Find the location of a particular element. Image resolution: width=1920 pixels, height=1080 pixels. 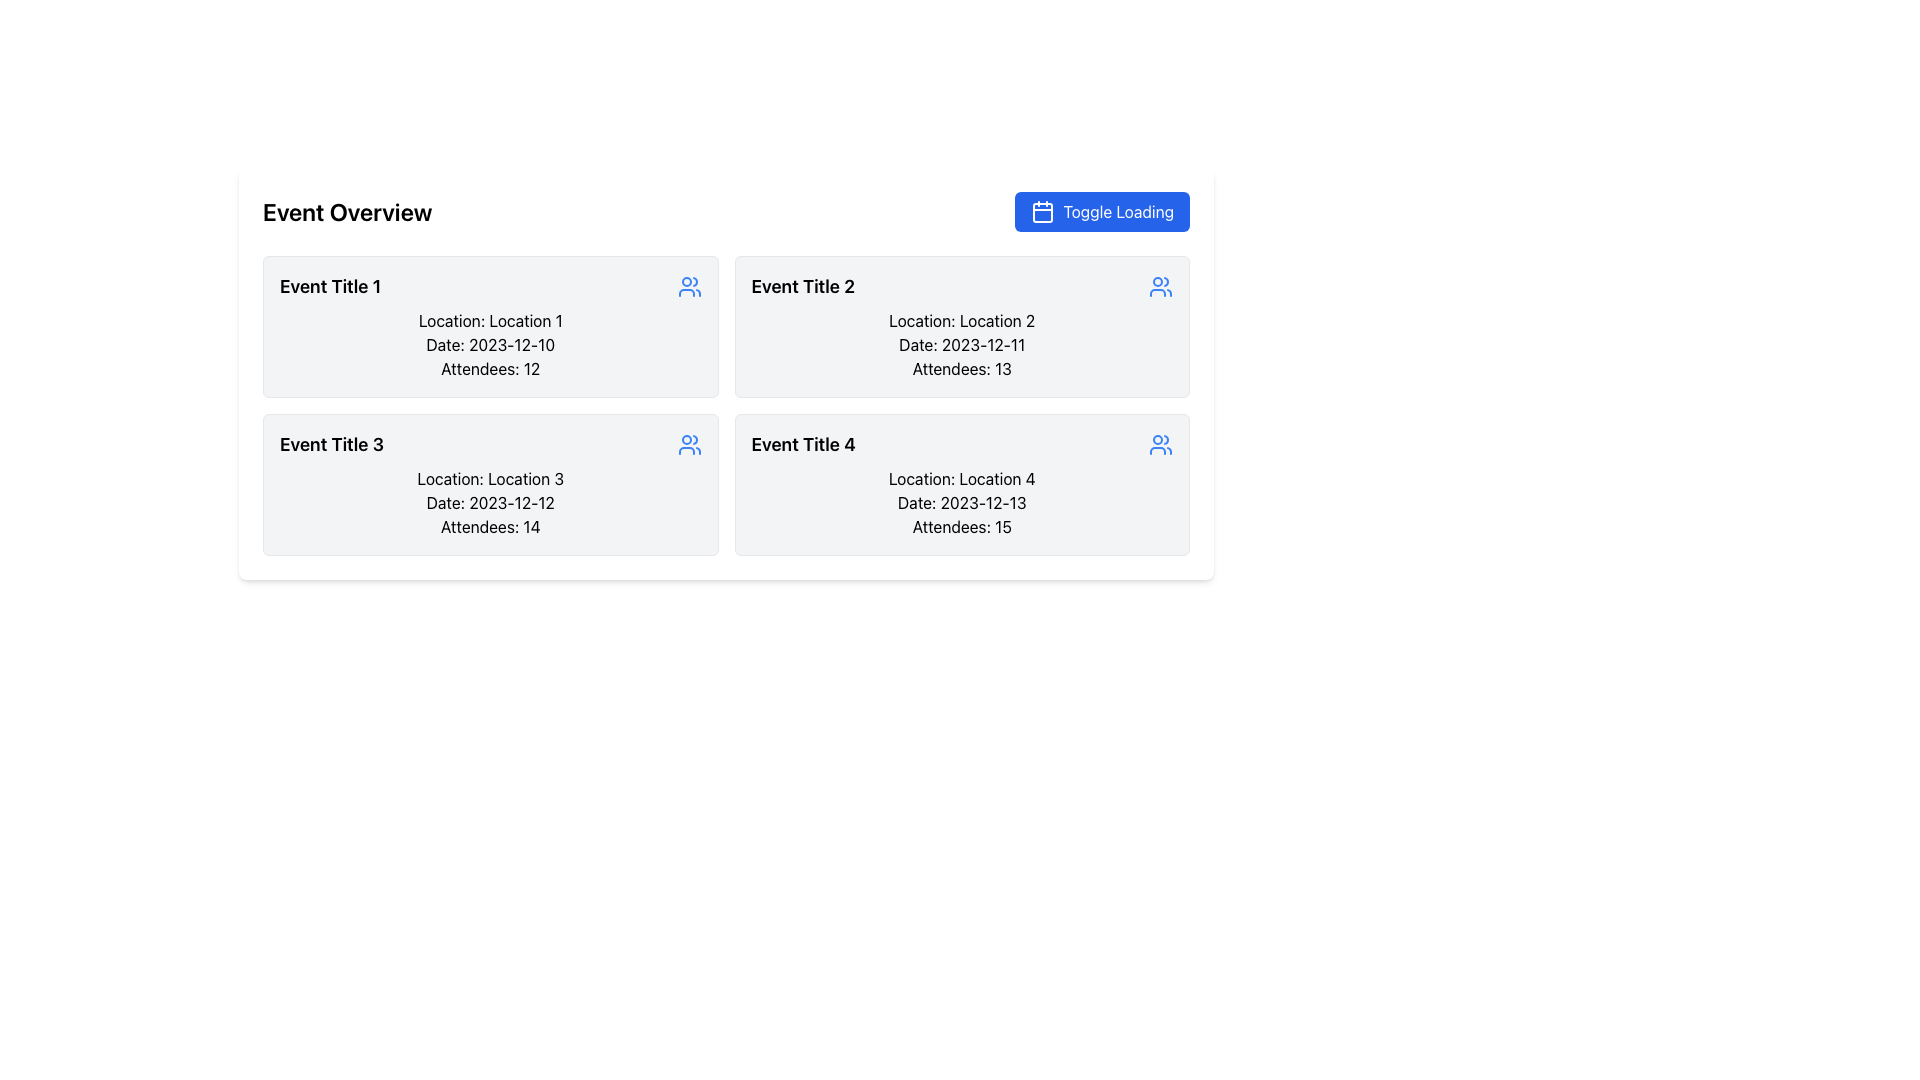

the second information card in the 2x2 grid layout, which displays details for a specific event is located at coordinates (962, 326).